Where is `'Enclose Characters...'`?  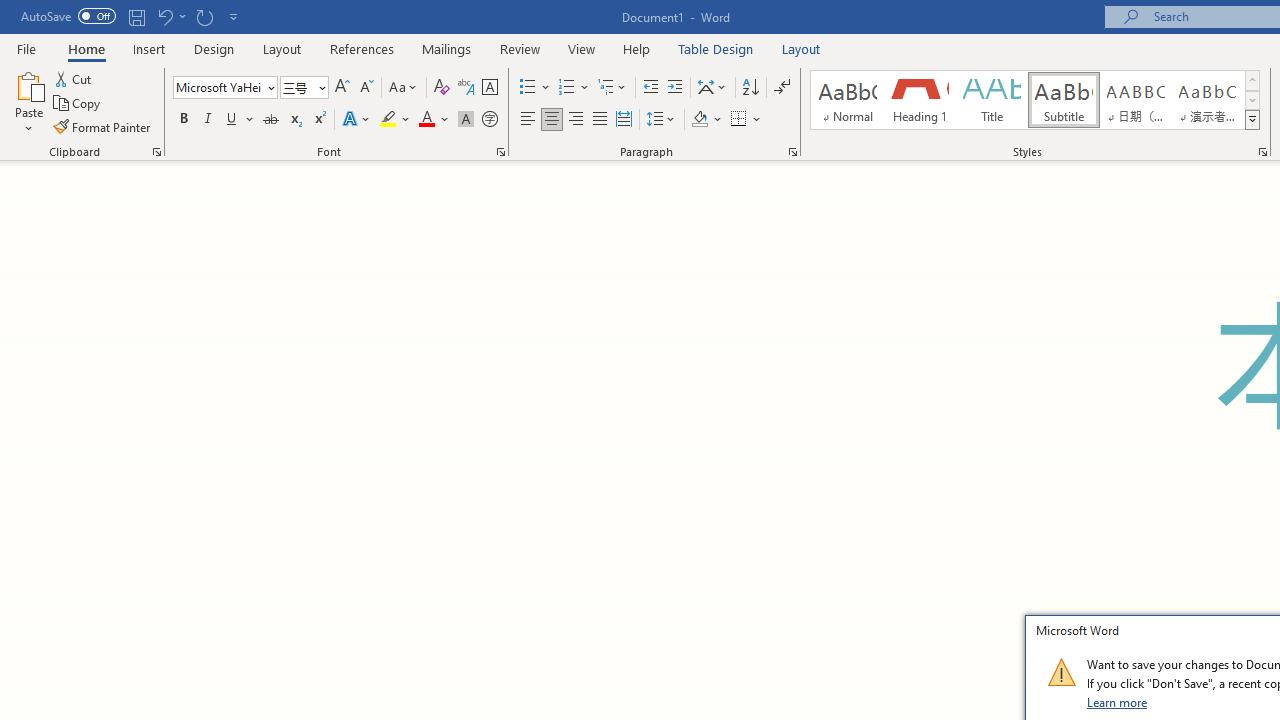
'Enclose Characters...' is located at coordinates (489, 119).